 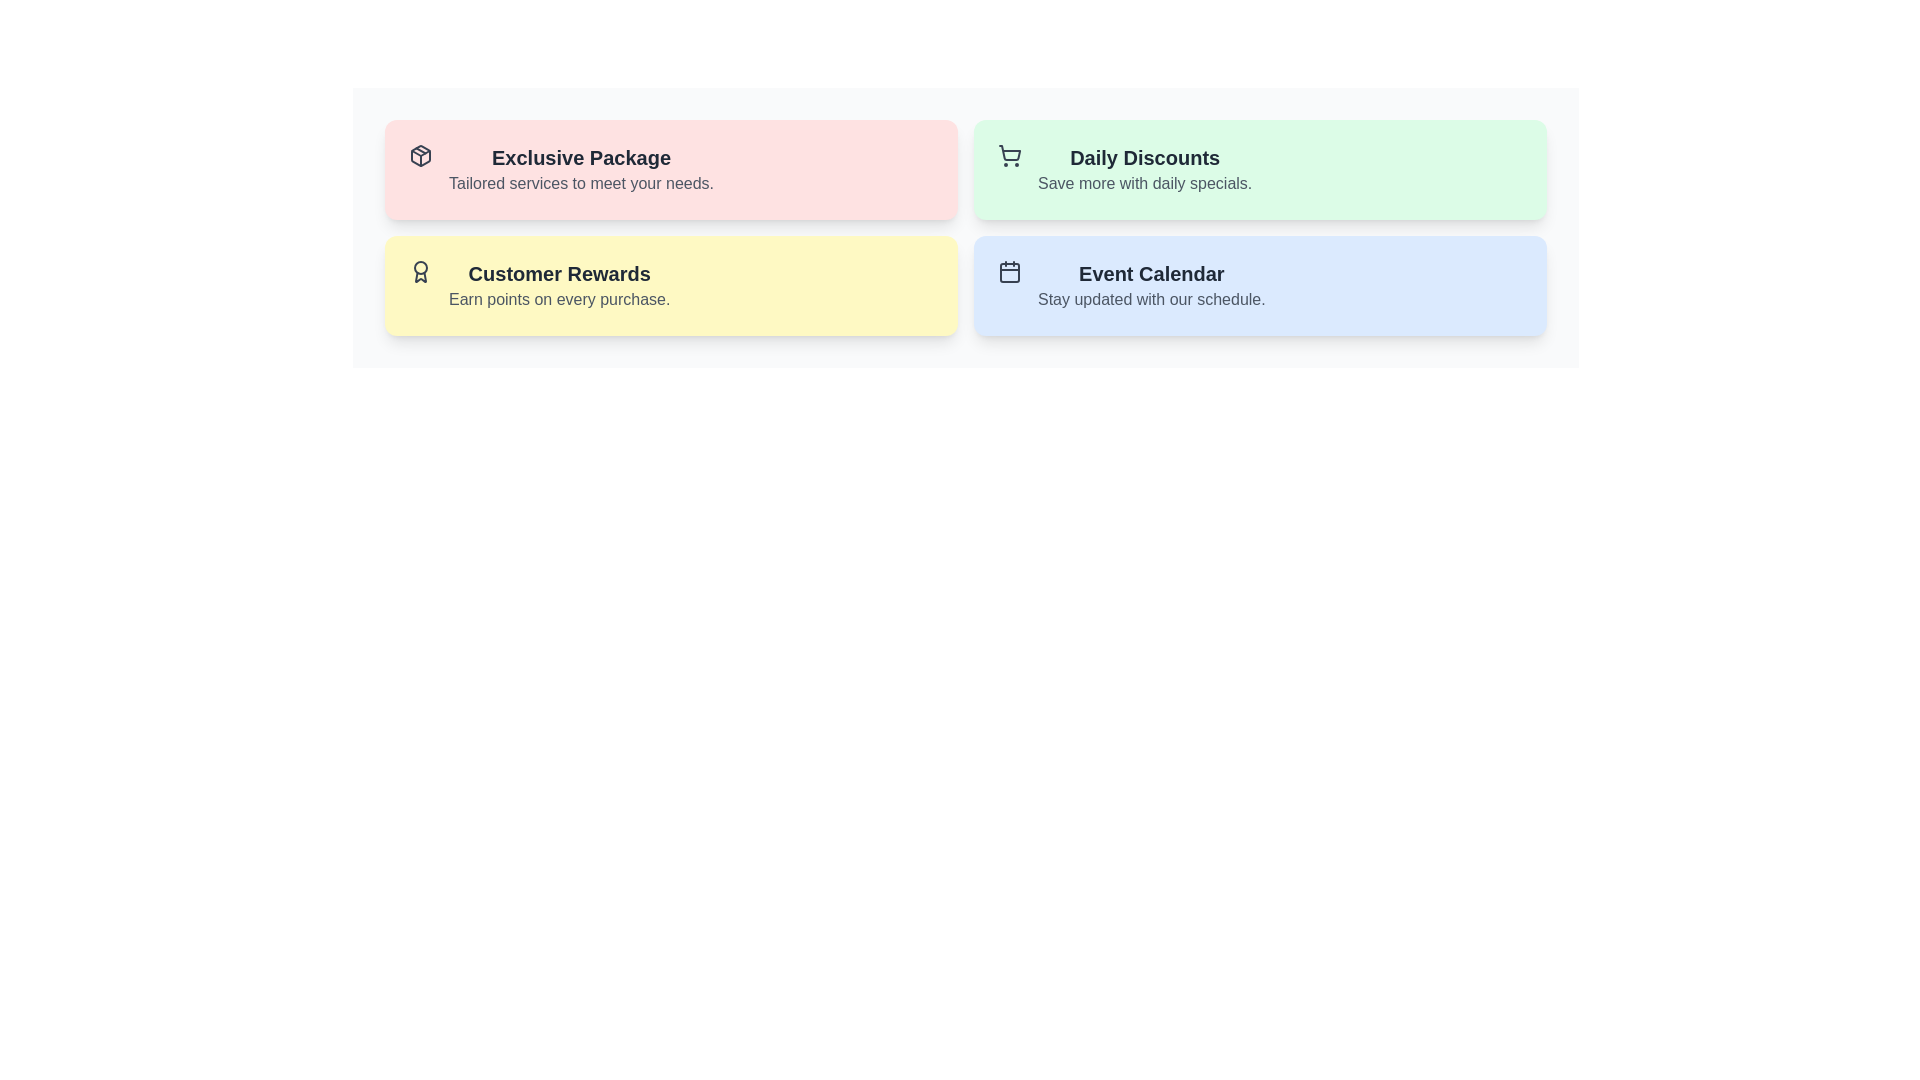 I want to click on the textual heading 'Daily Discounts', which is styled with a bold, large font size and dark gray color, located in the upper right section of the interface above the text 'Save more with daily specials', so click(x=1145, y=157).